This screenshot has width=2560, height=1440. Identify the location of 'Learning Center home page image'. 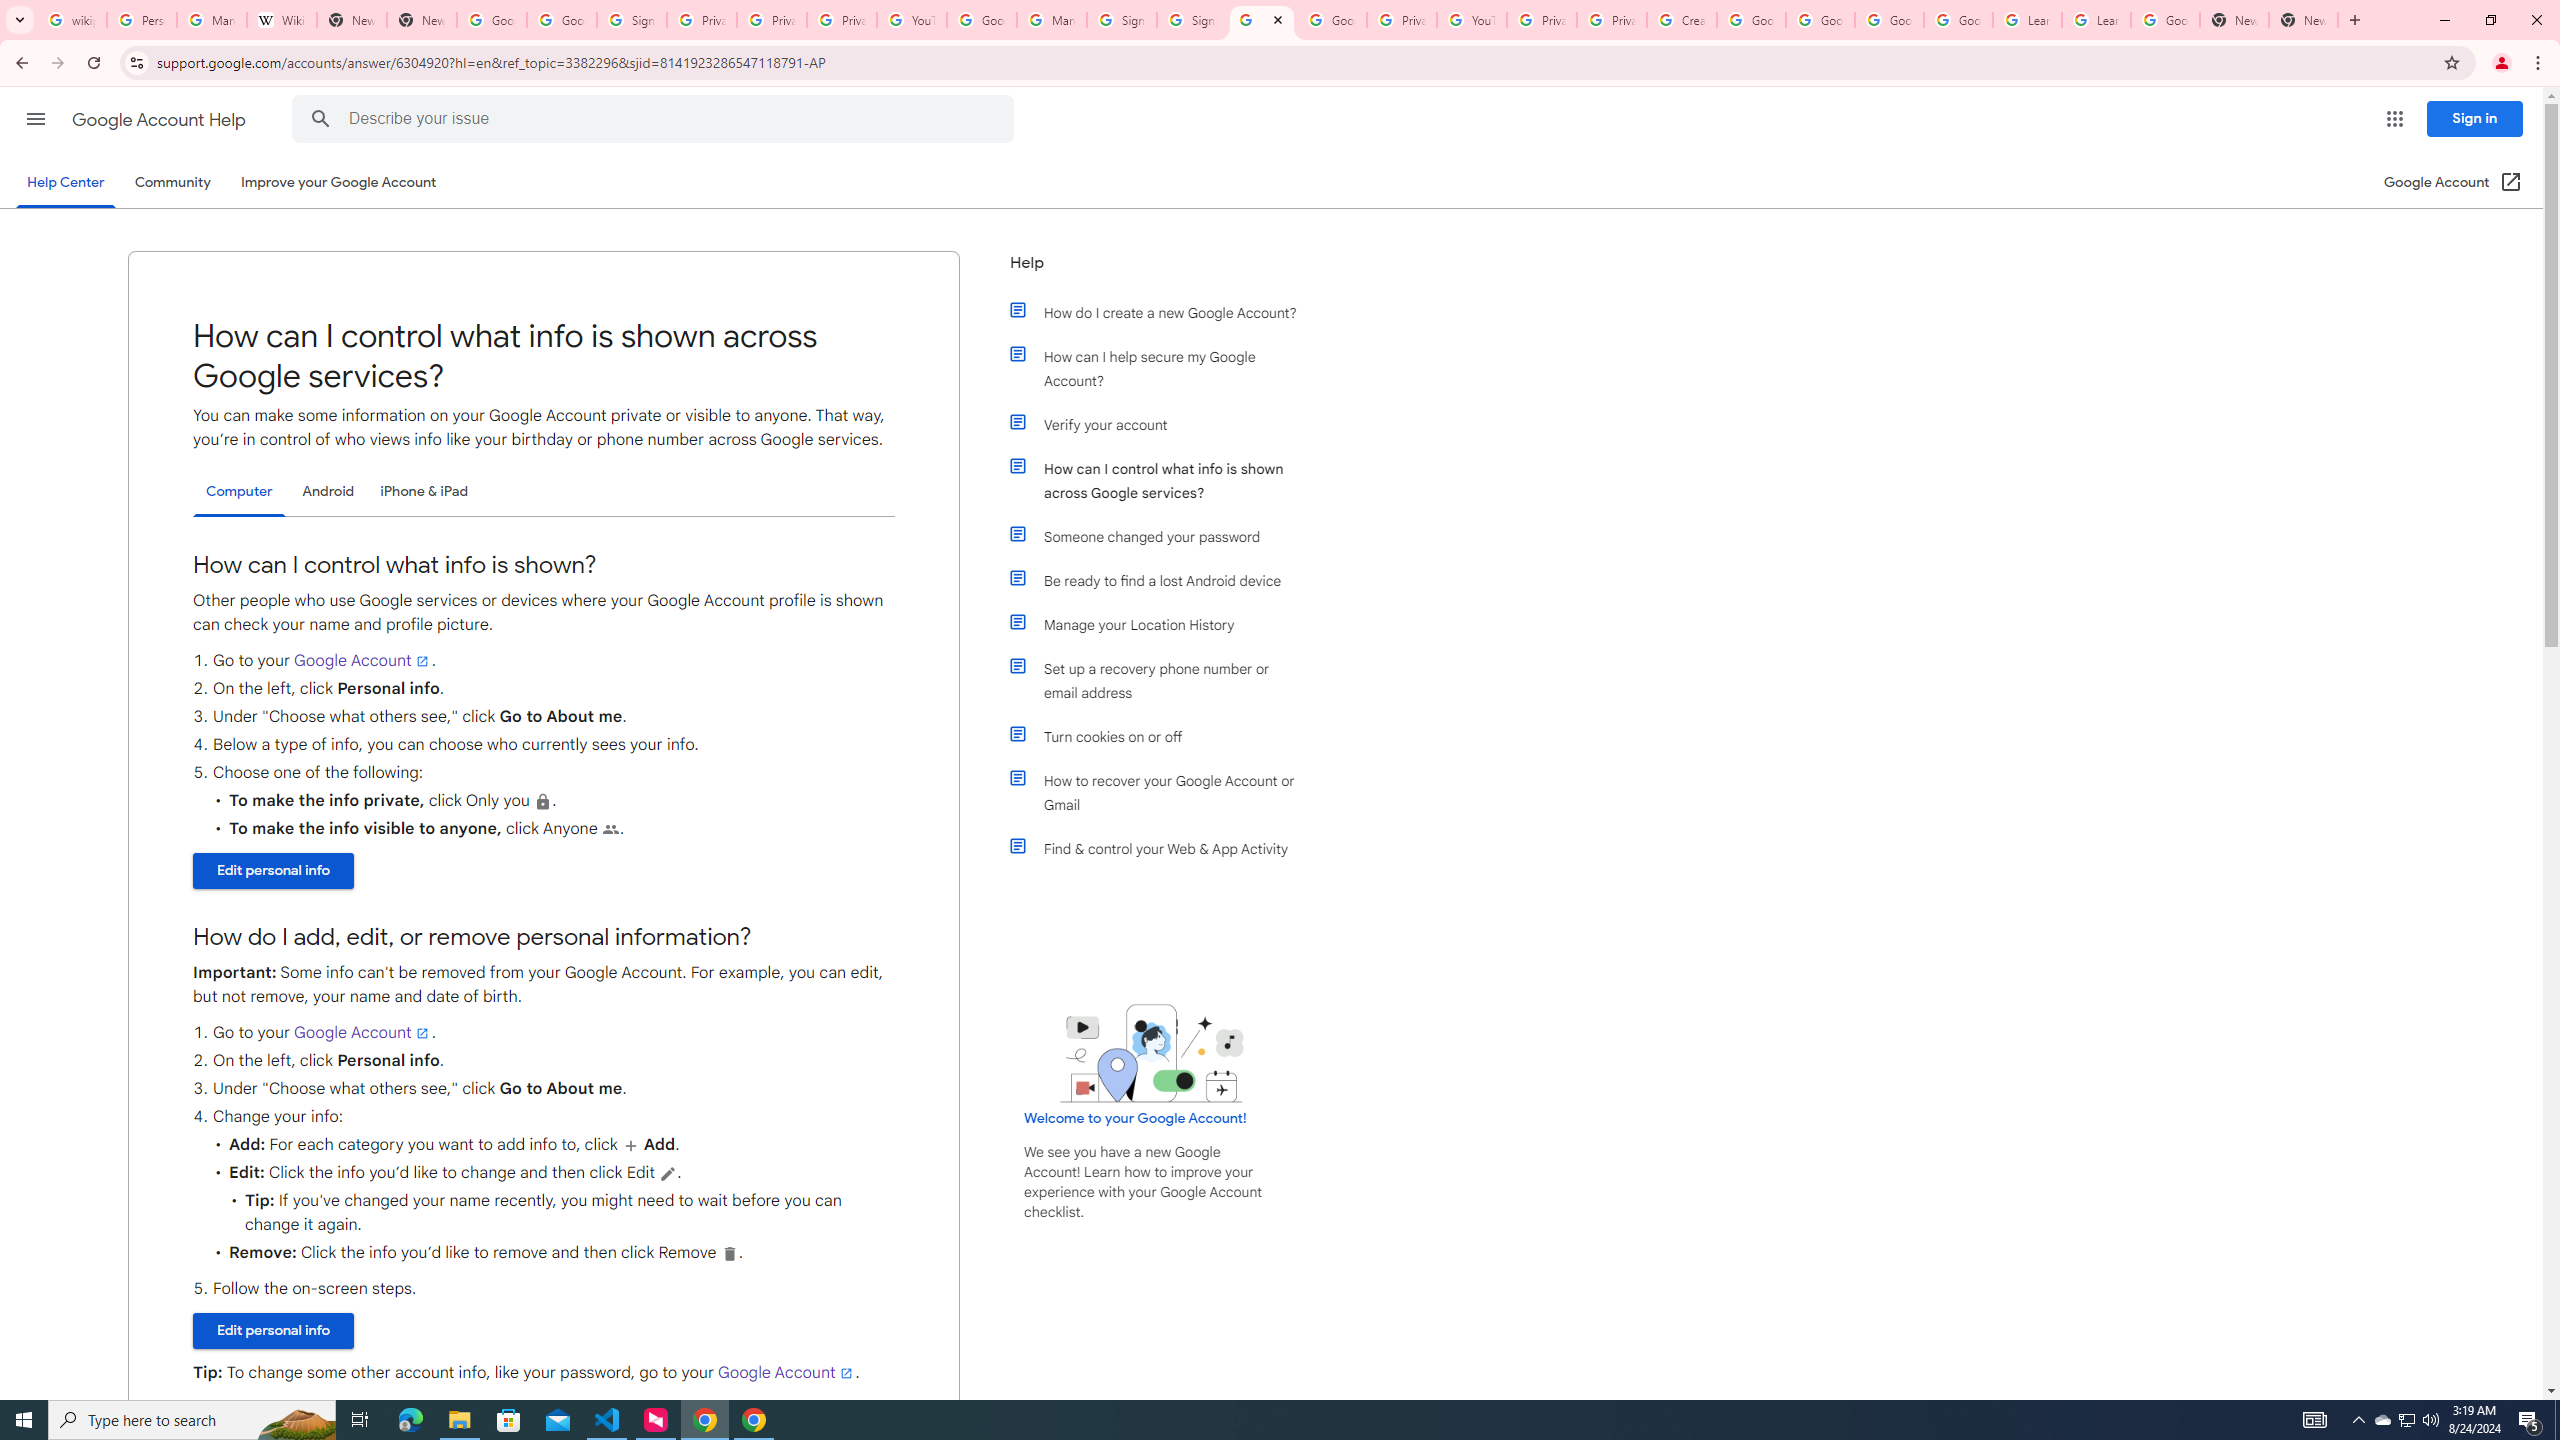
(1151, 1053).